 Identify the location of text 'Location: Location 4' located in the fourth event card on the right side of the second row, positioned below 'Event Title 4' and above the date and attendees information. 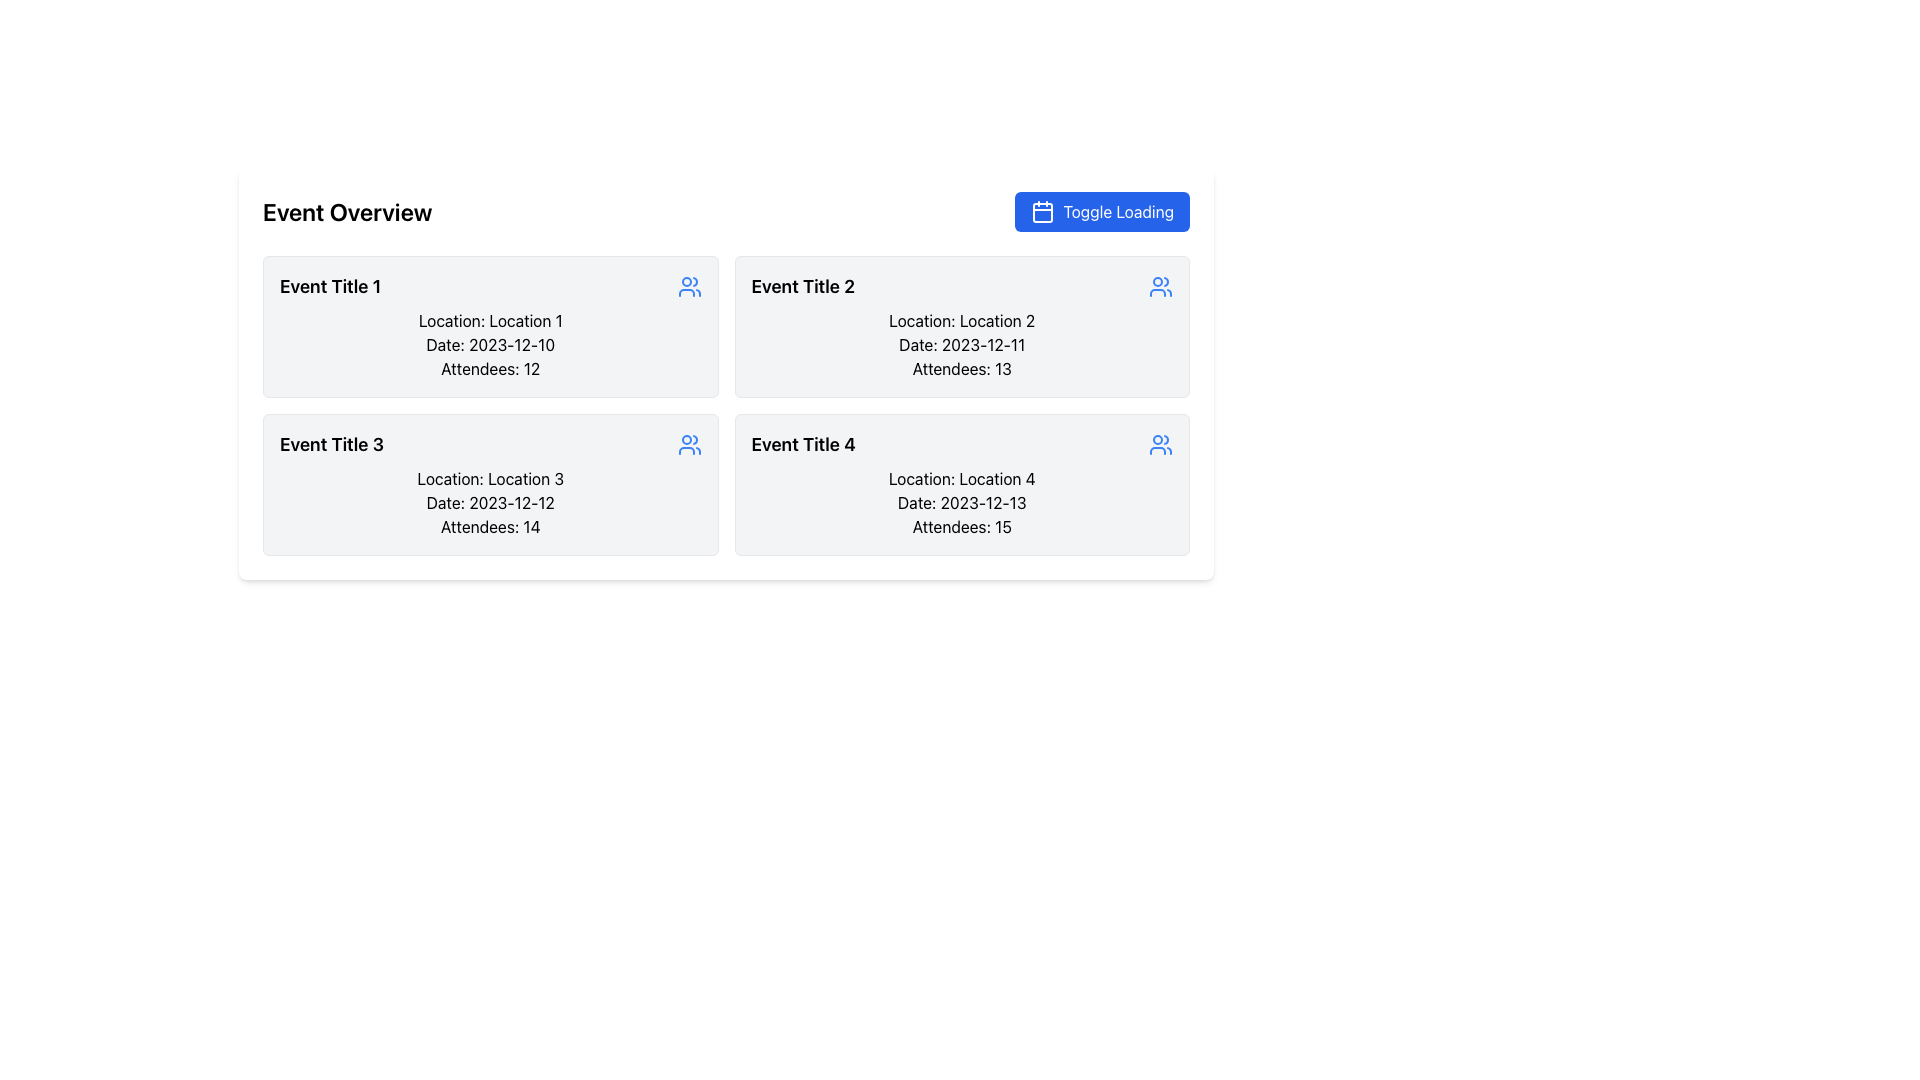
(962, 478).